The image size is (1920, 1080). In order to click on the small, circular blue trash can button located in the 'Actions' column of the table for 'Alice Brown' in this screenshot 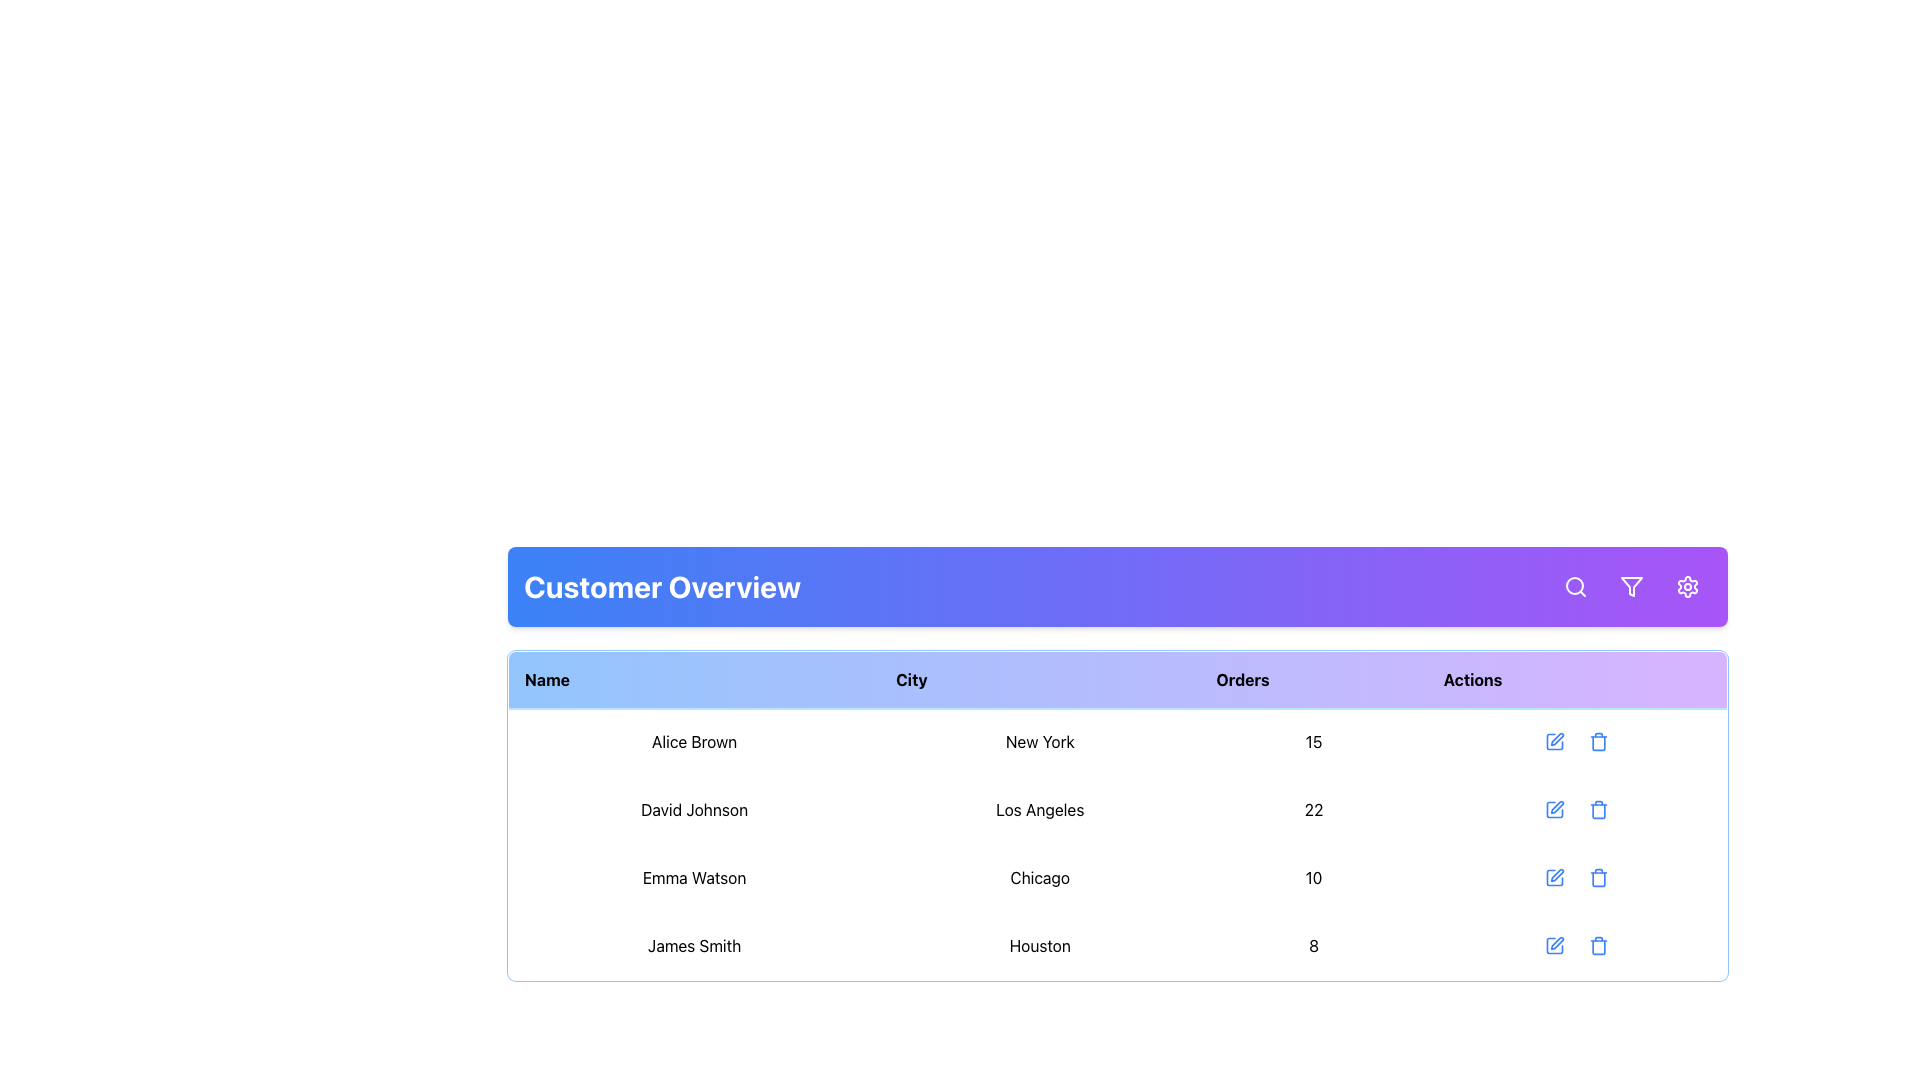, I will do `click(1598, 741)`.